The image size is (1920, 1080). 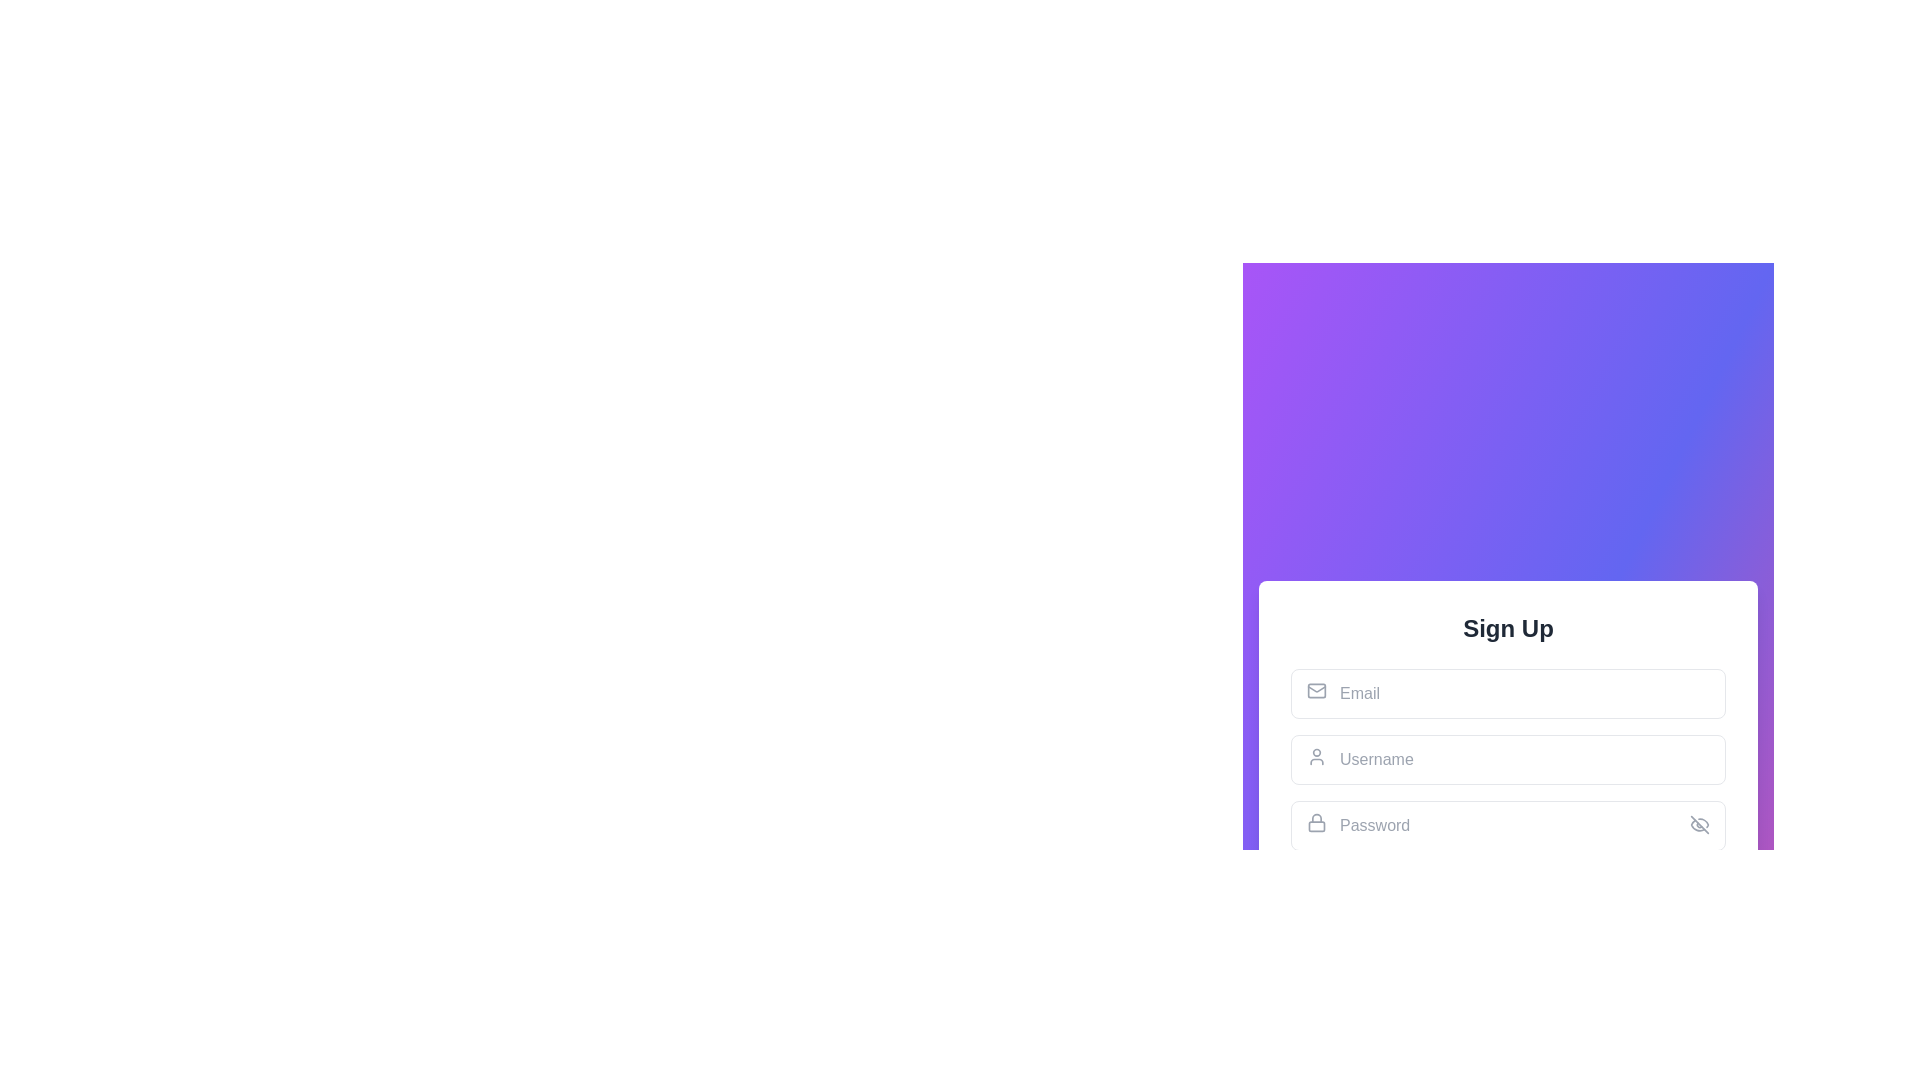 I want to click on the envelope icon, which is a clean line-art gray icon situated to the left of the email input field in the 'Sign Up' form area, so click(x=1316, y=689).